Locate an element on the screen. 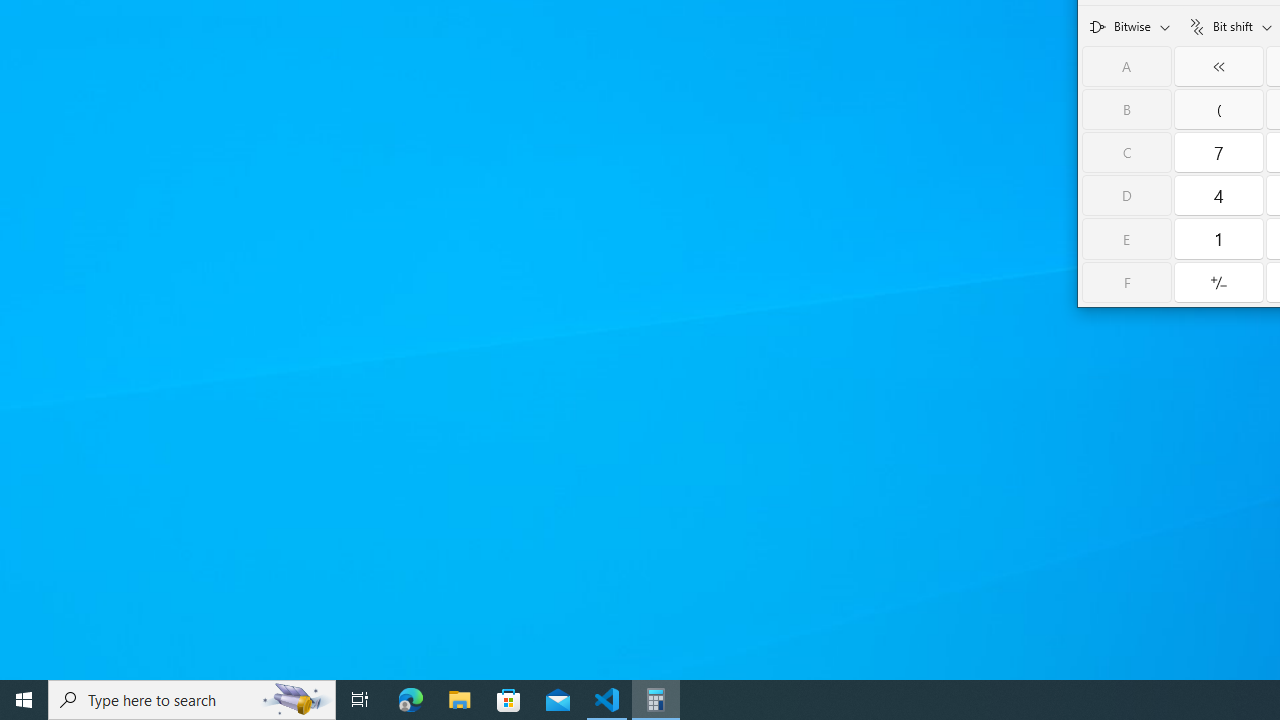 This screenshot has height=720, width=1280. 'C' is located at coordinates (1127, 151).